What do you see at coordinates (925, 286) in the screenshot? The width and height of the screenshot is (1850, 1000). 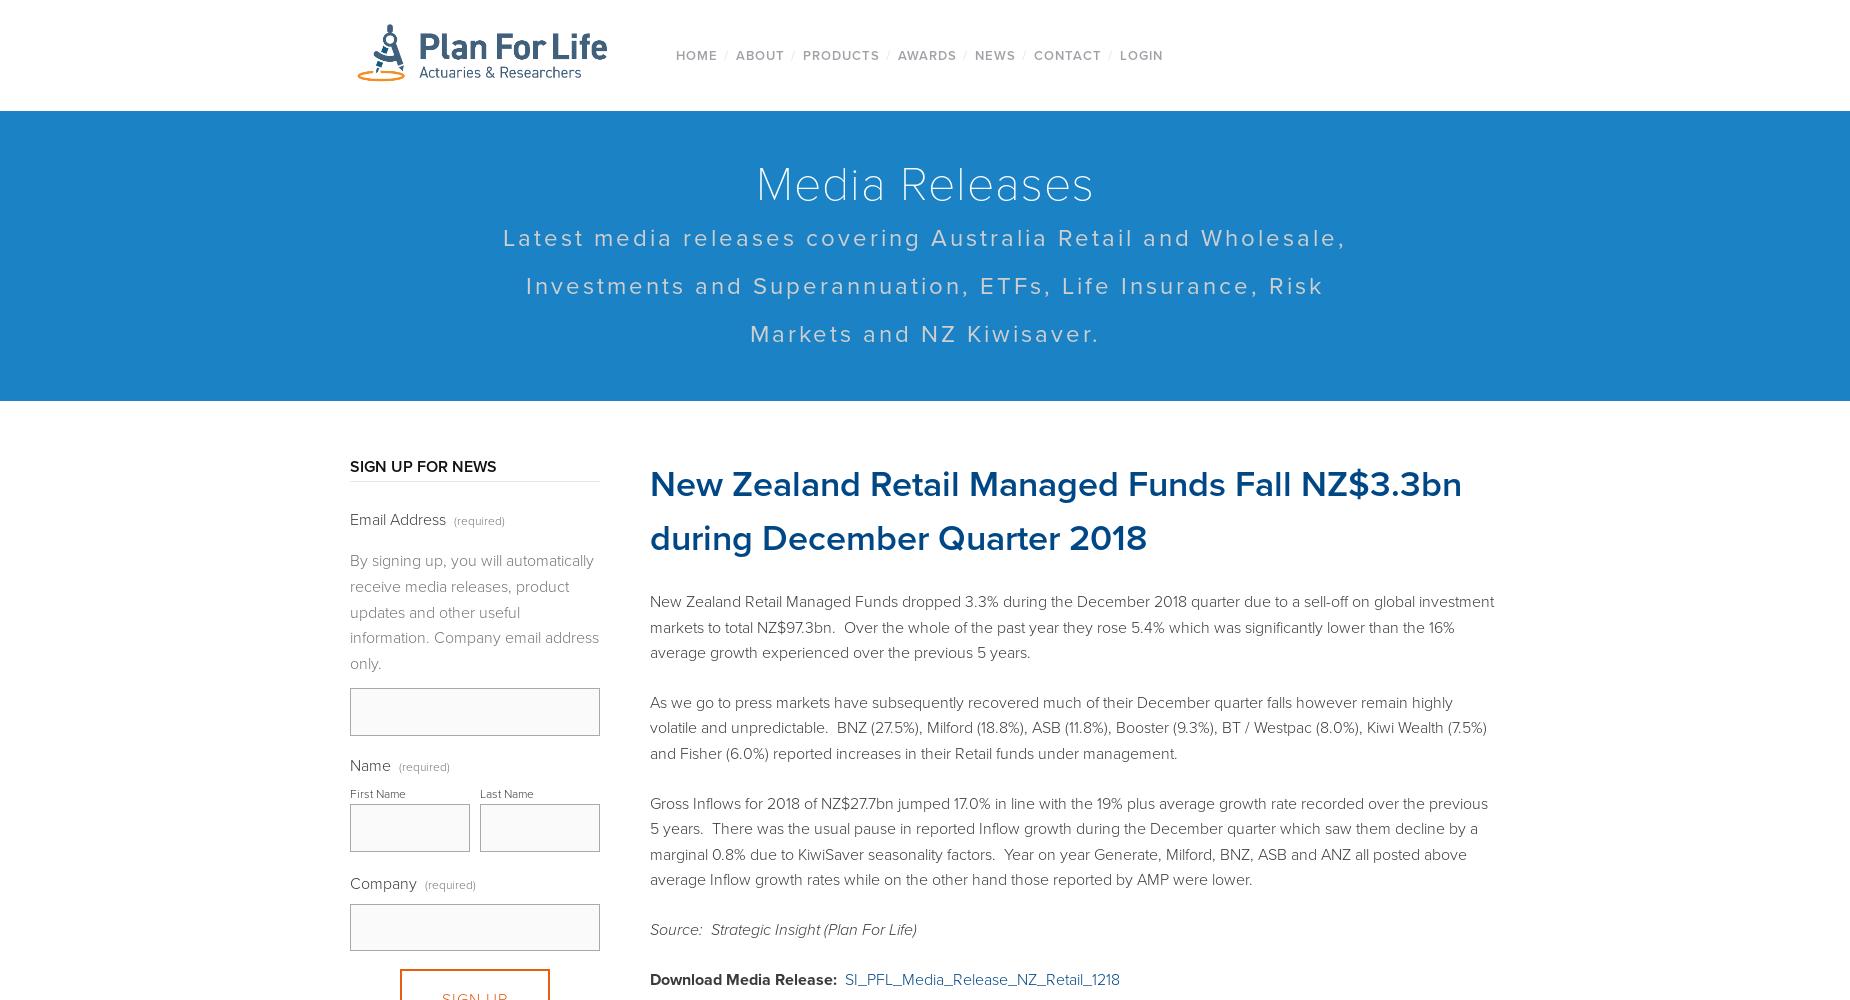 I see `'Latest media releases covering Australia Retail and Wholesale, Investments and Superannuation, ETFs, Life Insurance, Risk Markets and NZ Kiwisaver.'` at bounding box center [925, 286].